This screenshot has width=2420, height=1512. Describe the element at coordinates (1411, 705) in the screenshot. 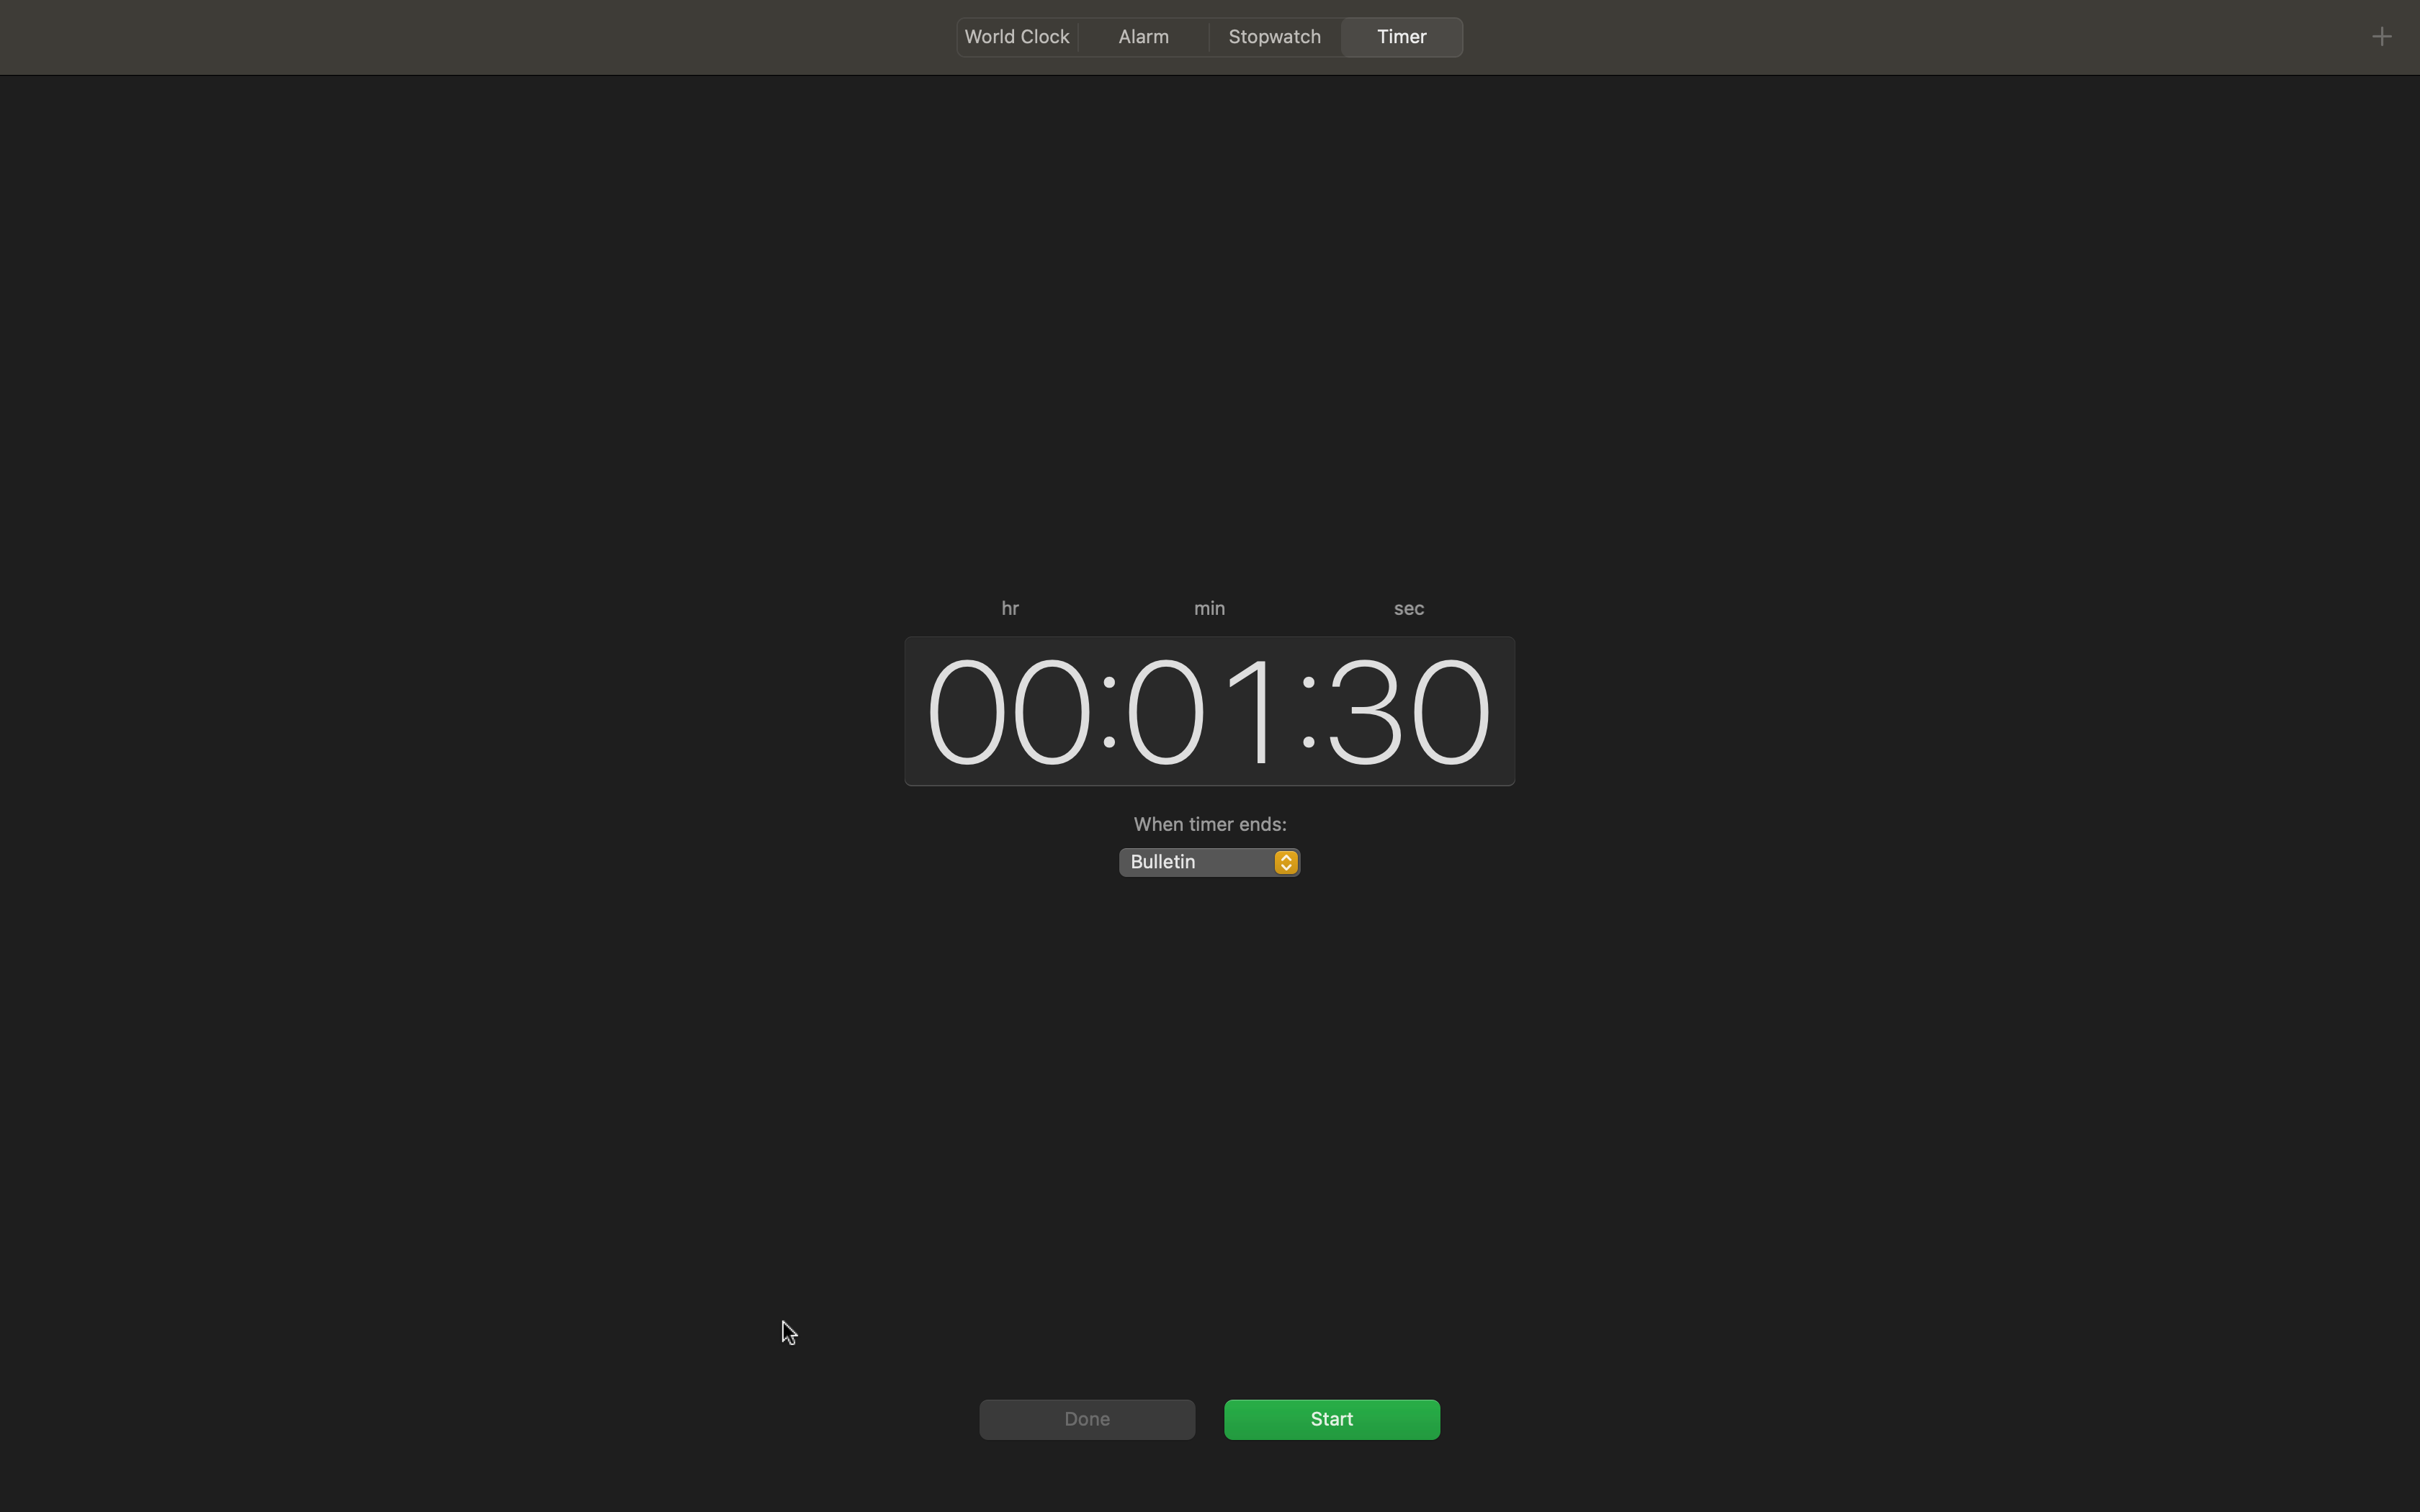

I see `Update the seconds field to 45` at that location.